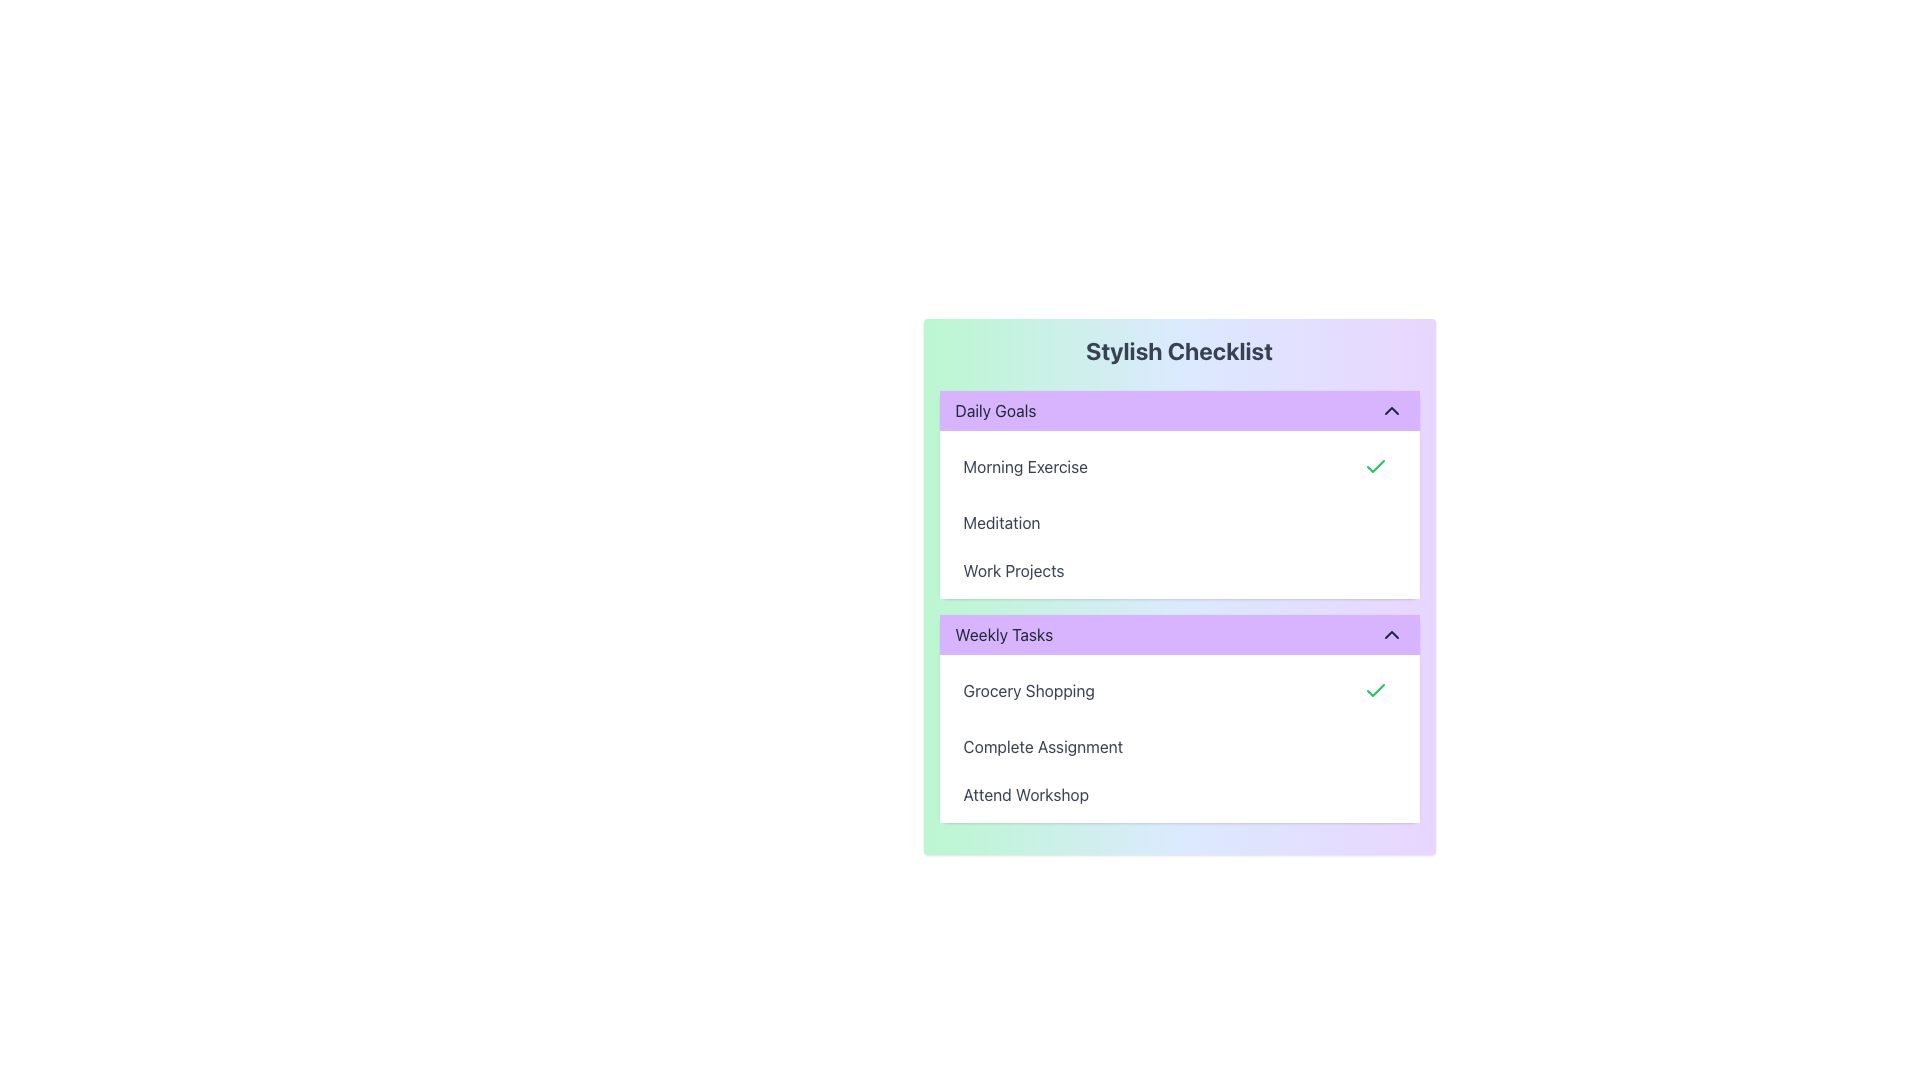 Image resolution: width=1920 pixels, height=1080 pixels. I want to click on the 'Complete Assignment' list item in the Weekly Tasks section to mark it as complete, so click(1179, 747).